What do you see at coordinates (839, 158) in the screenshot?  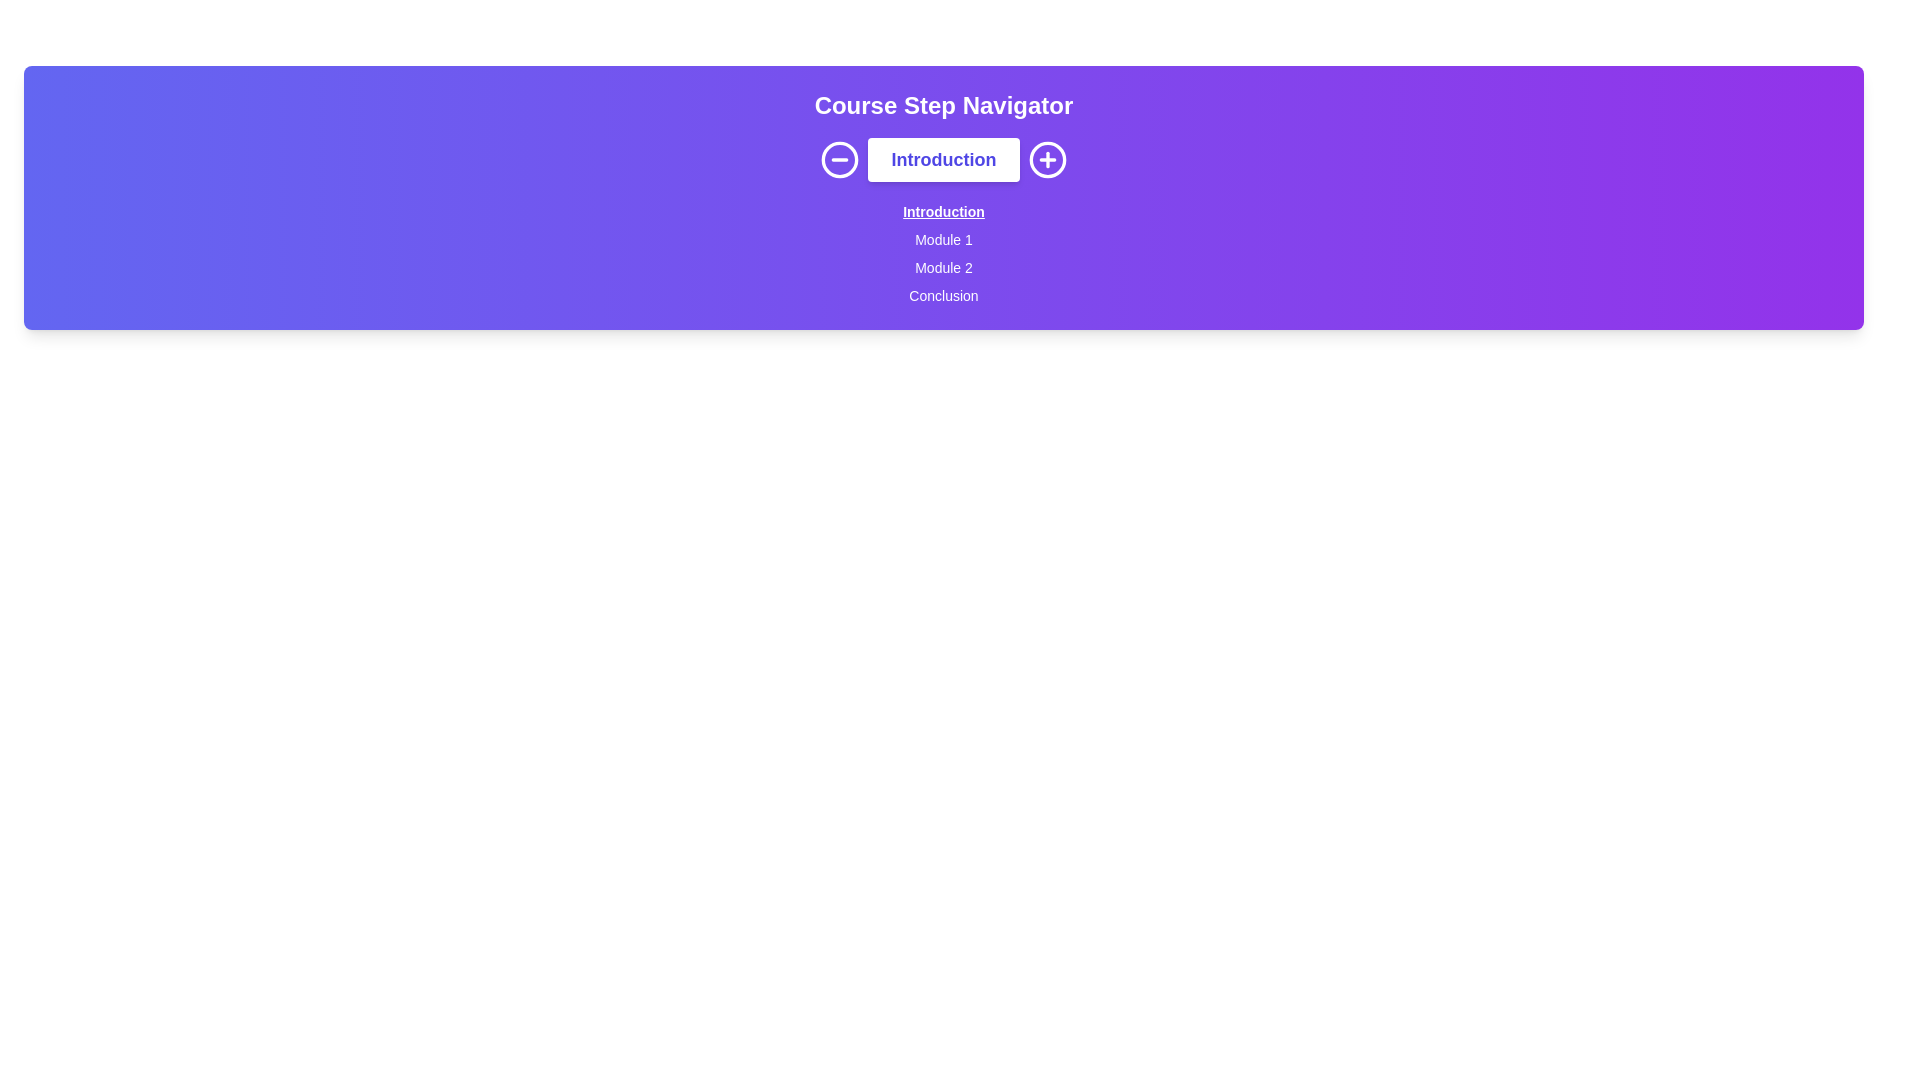 I see `the circular minus icon button located to the left of the 'Introduction' button` at bounding box center [839, 158].